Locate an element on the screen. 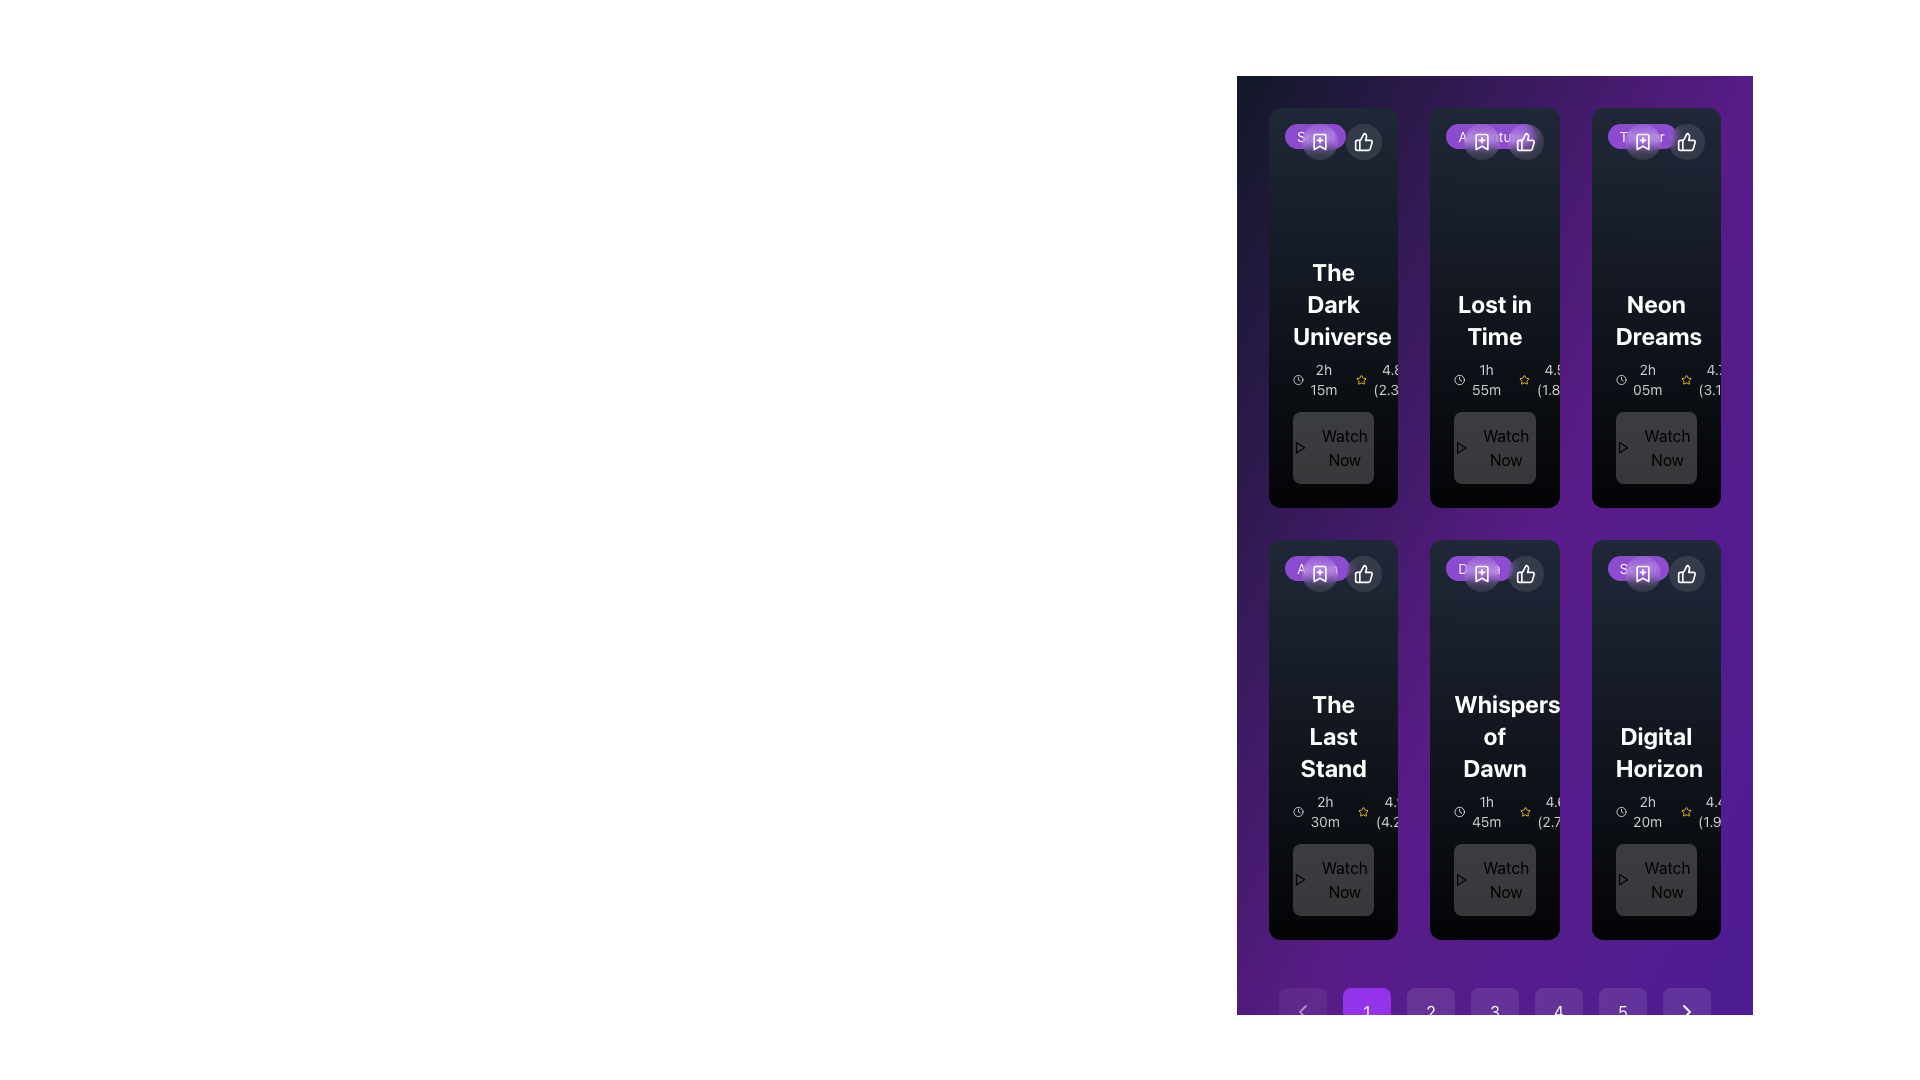 This screenshot has height=1080, width=1920. movie information from the Information card for 'Lost in Time' located in the top row, second column, which includes details about its duration, rating, and a button to watch the movie is located at coordinates (1494, 385).